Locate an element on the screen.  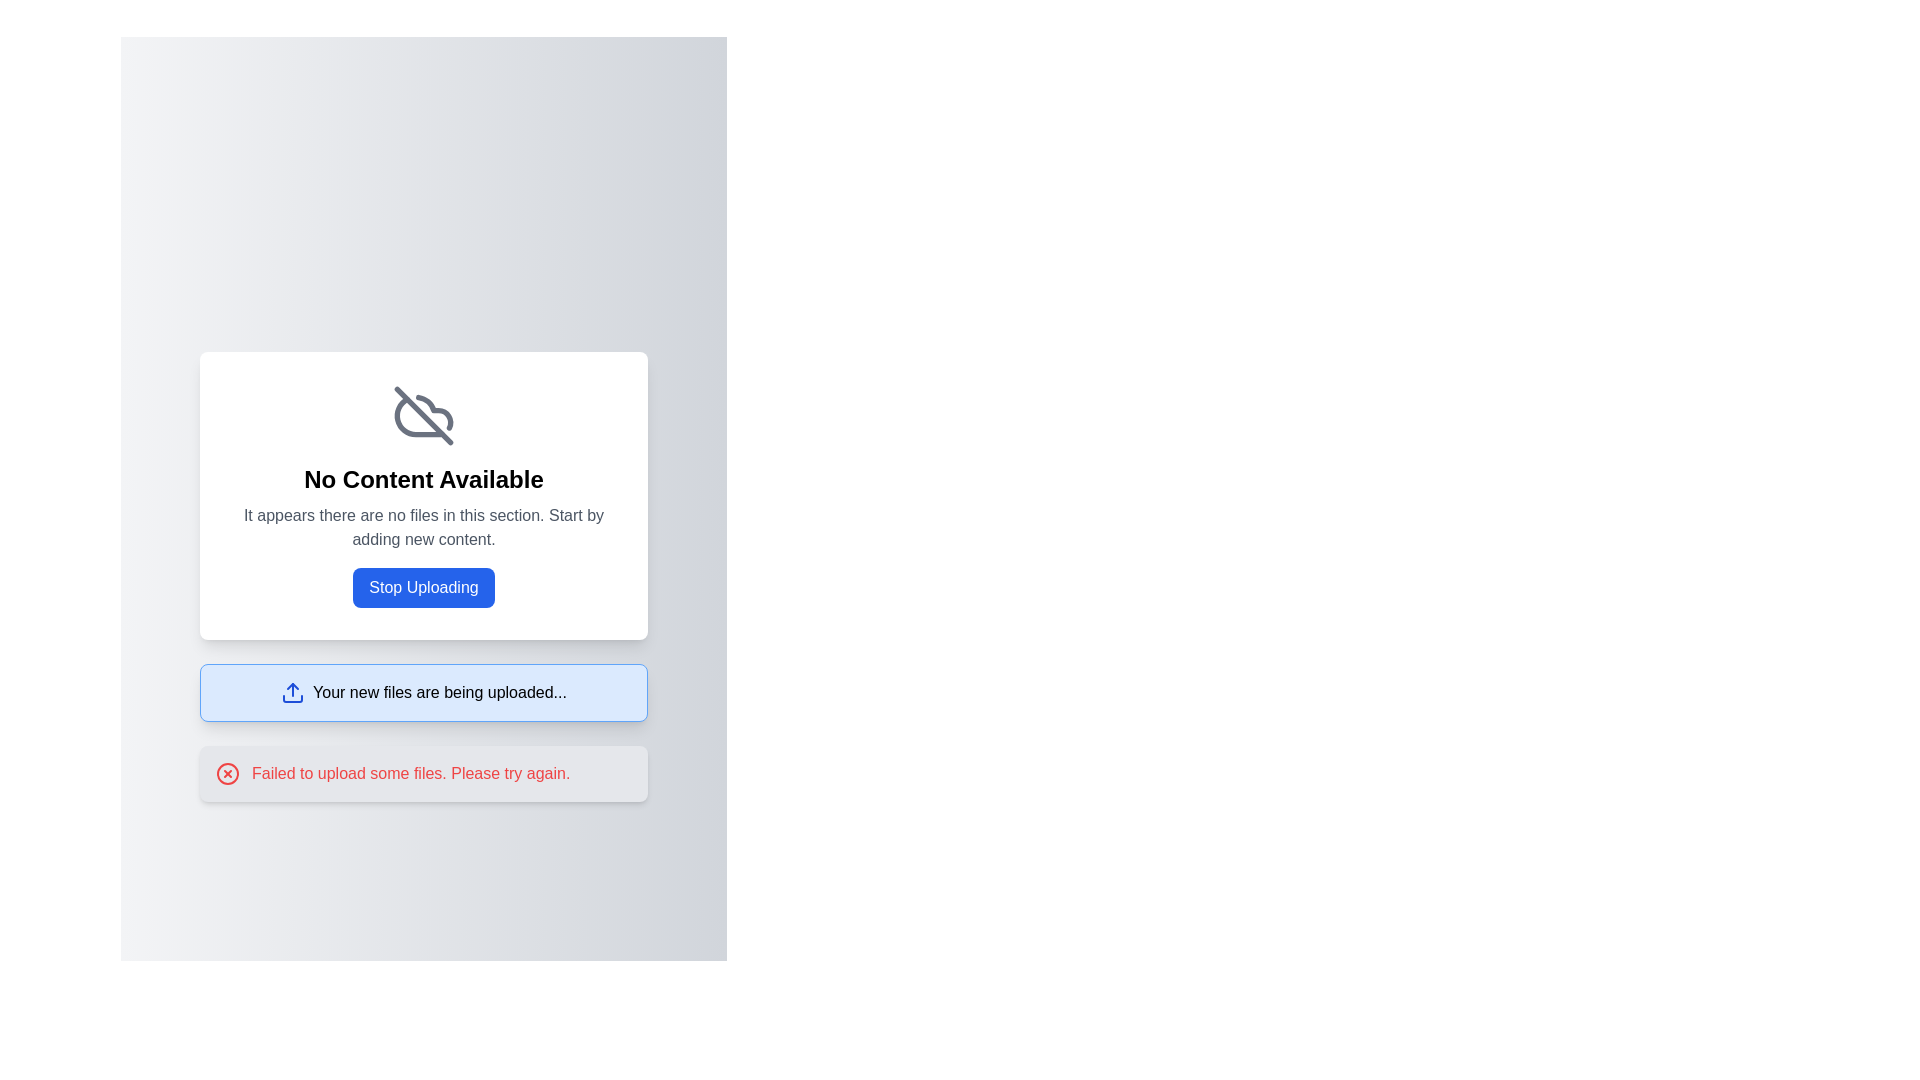
the blue rectangular segment of the upload icon located to the left of the text 'Your new files are being uploaded...' is located at coordinates (292, 698).